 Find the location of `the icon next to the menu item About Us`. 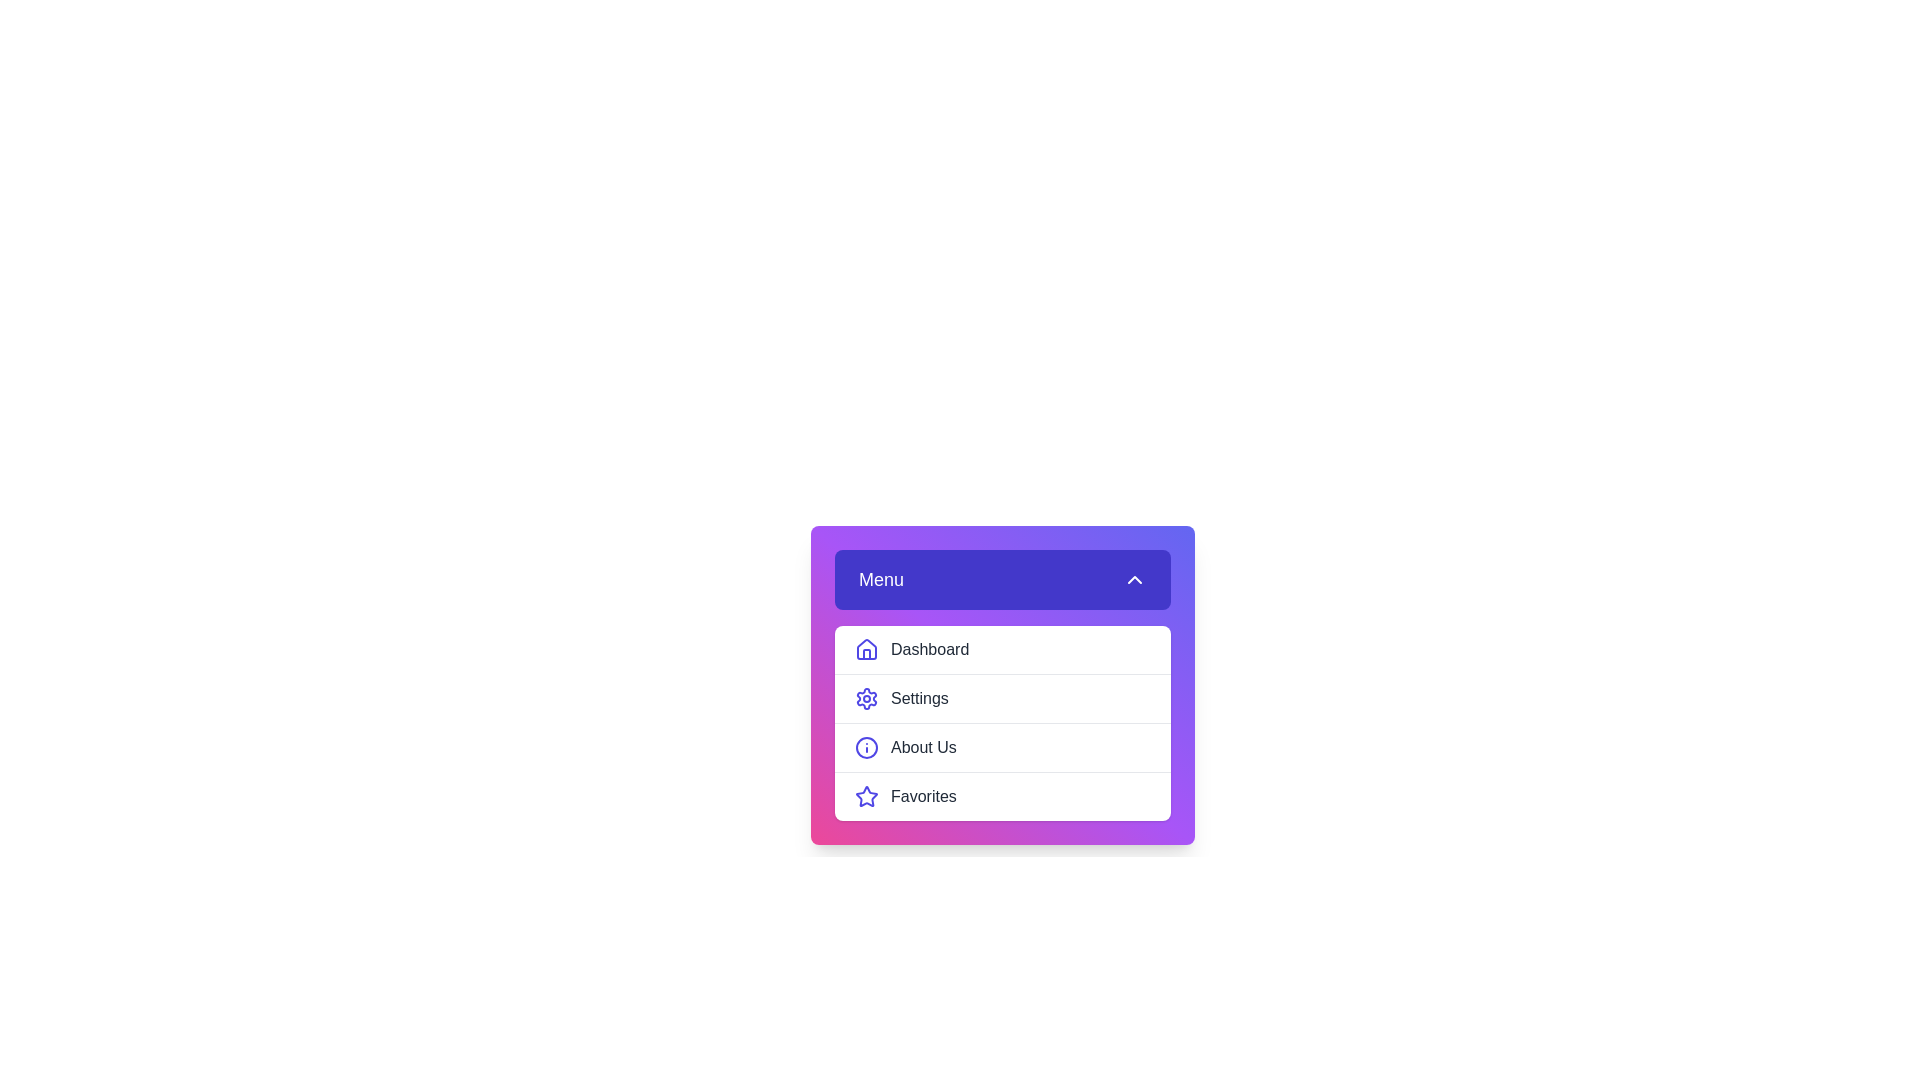

the icon next to the menu item About Us is located at coordinates (867, 748).